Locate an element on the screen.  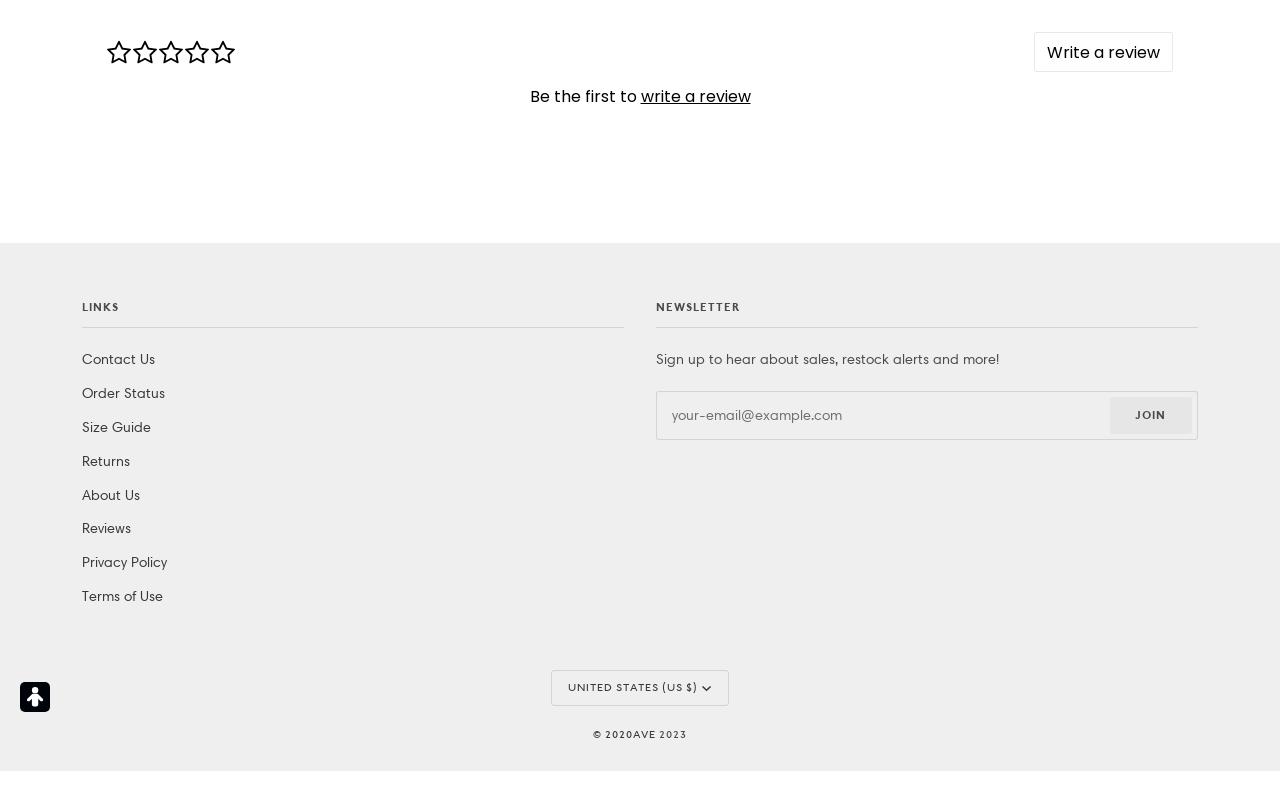
'2023' is located at coordinates (671, 358).